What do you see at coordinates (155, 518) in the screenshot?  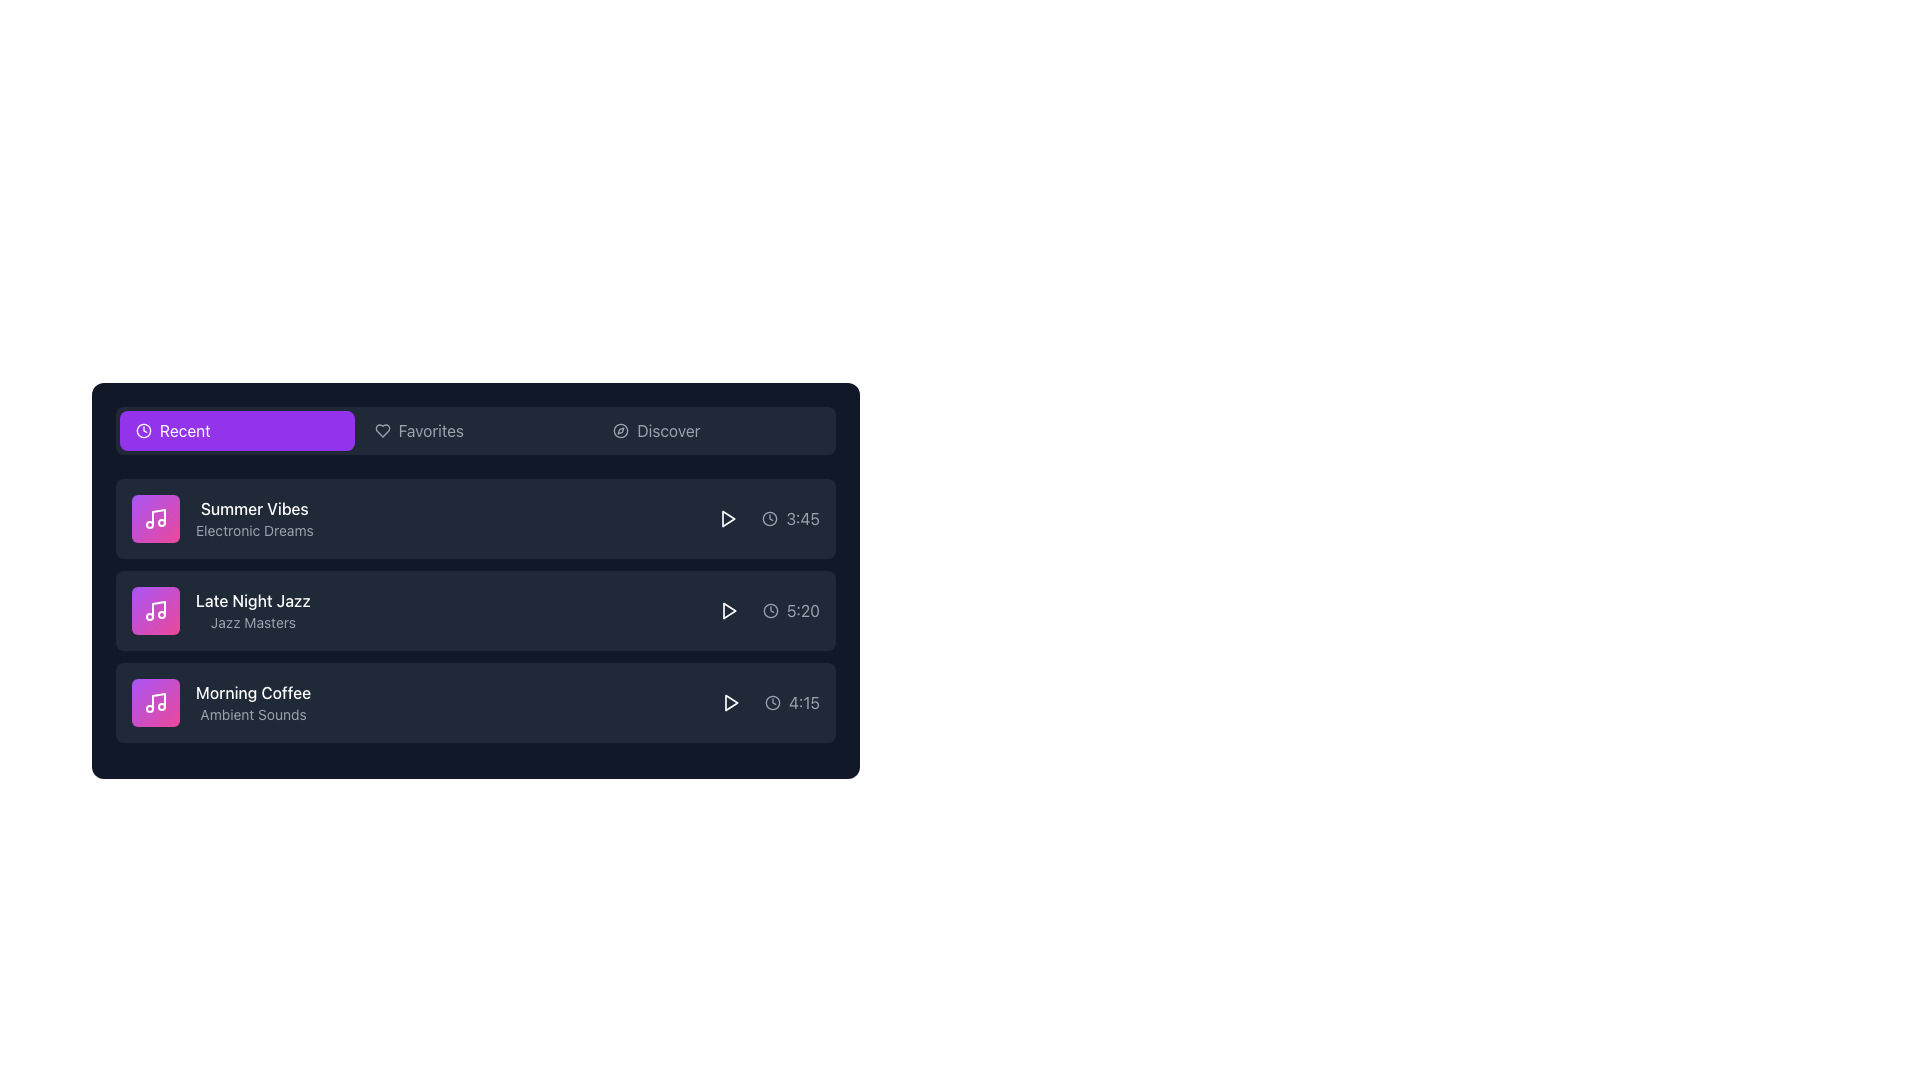 I see `the decorative image representing the music track 'Summer Vibes', which is located on the left side of the first list item in a vertical list of music tracks` at bounding box center [155, 518].